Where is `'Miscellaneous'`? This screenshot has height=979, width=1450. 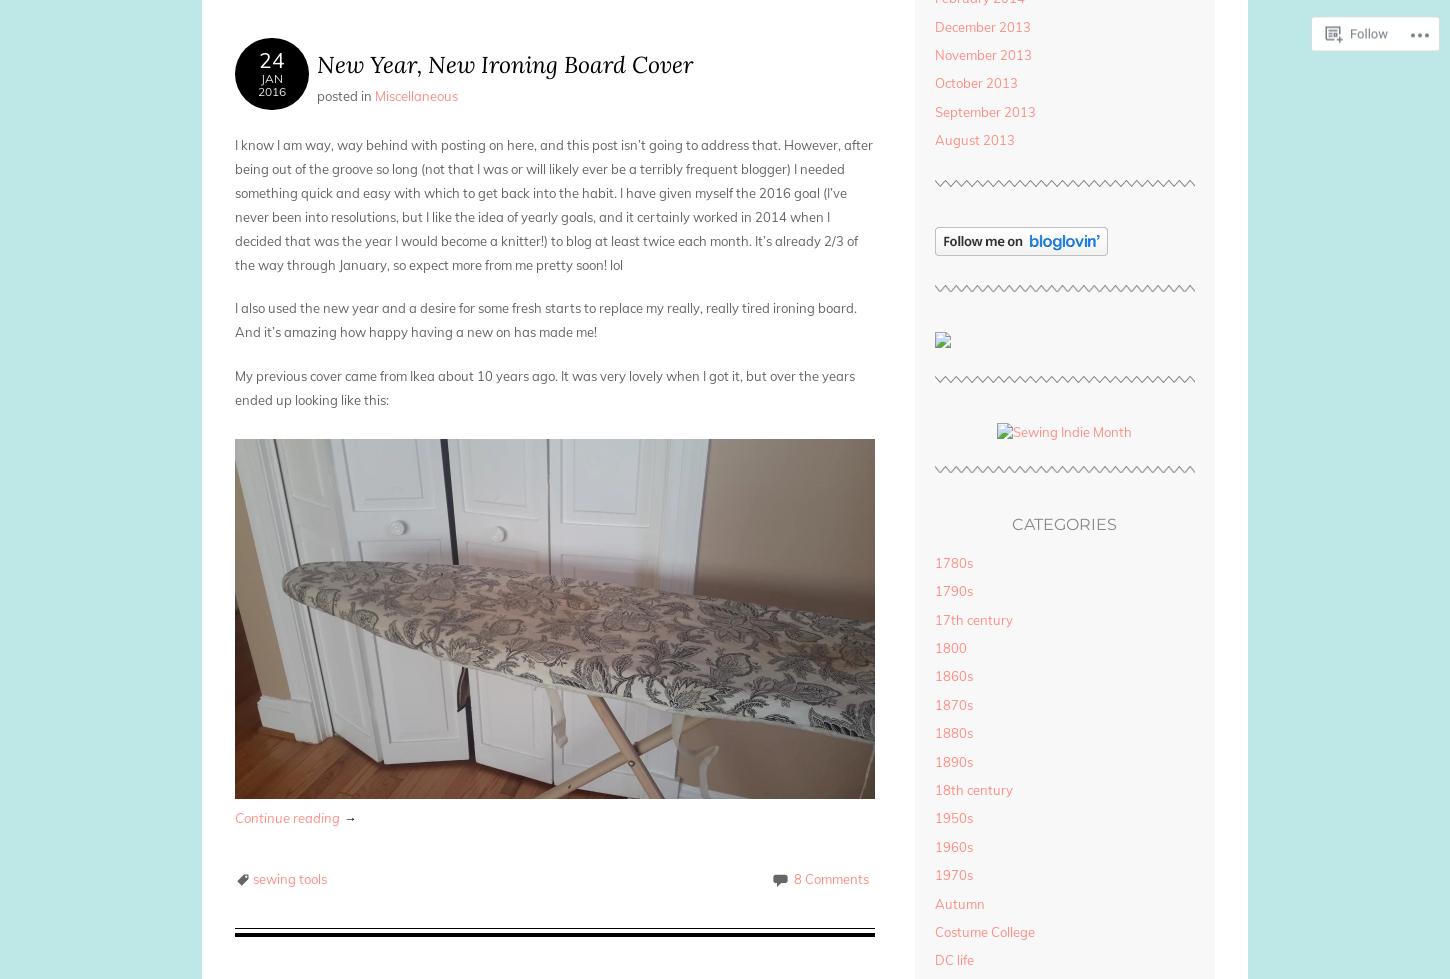 'Miscellaneous' is located at coordinates (414, 96).